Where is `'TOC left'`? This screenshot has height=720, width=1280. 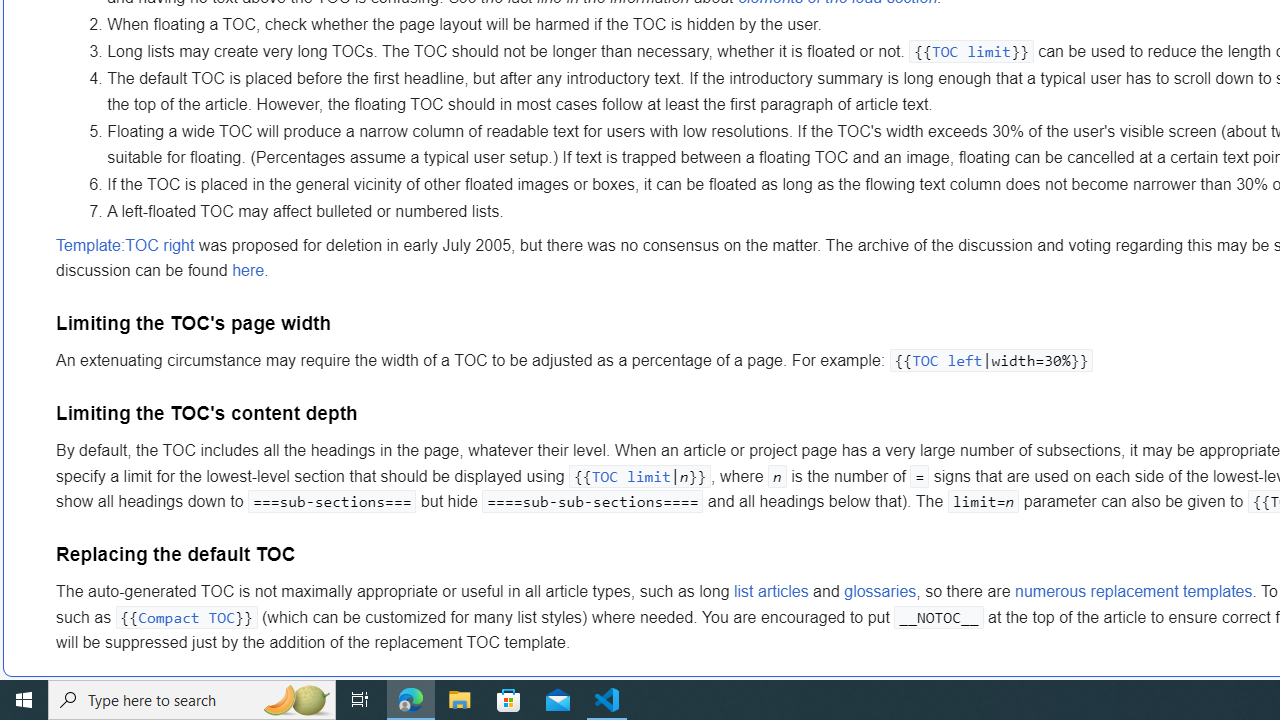 'TOC left' is located at coordinates (946, 361).